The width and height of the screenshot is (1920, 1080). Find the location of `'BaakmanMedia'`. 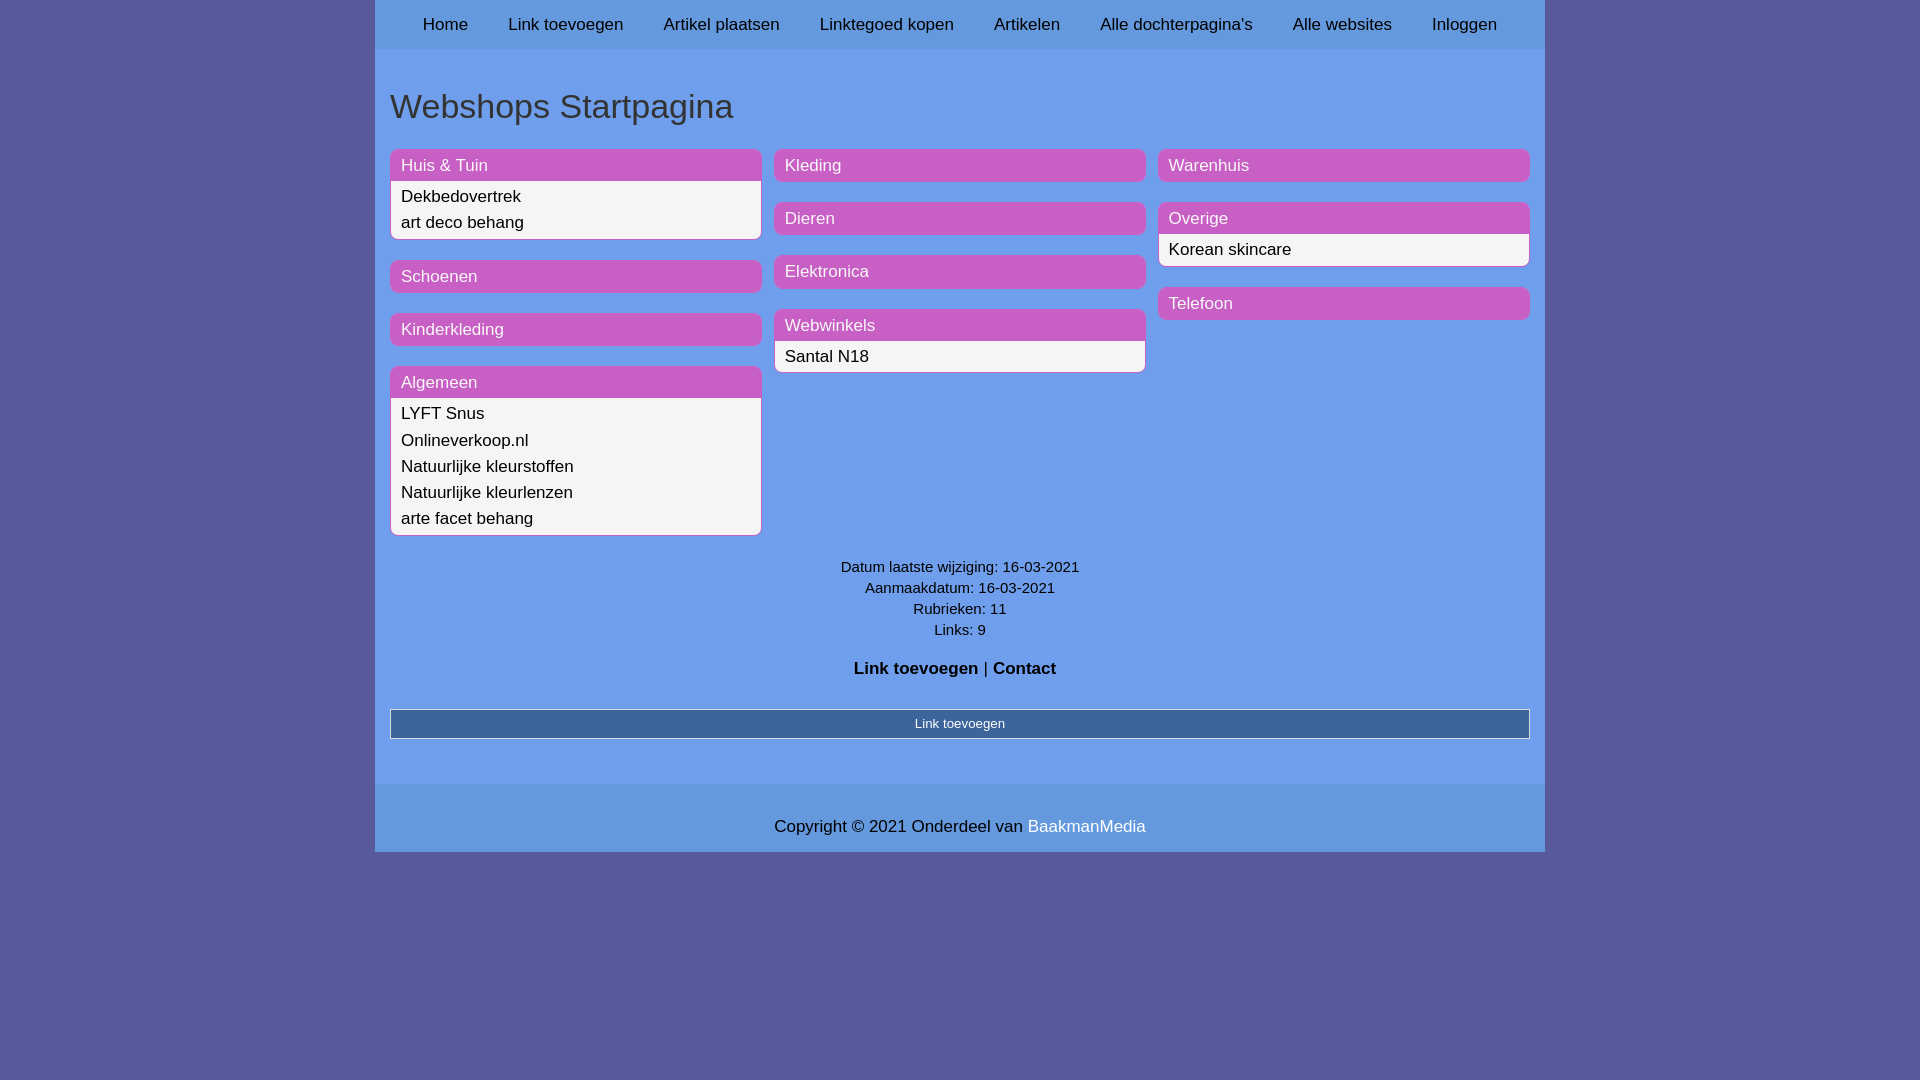

'BaakmanMedia' is located at coordinates (1027, 826).